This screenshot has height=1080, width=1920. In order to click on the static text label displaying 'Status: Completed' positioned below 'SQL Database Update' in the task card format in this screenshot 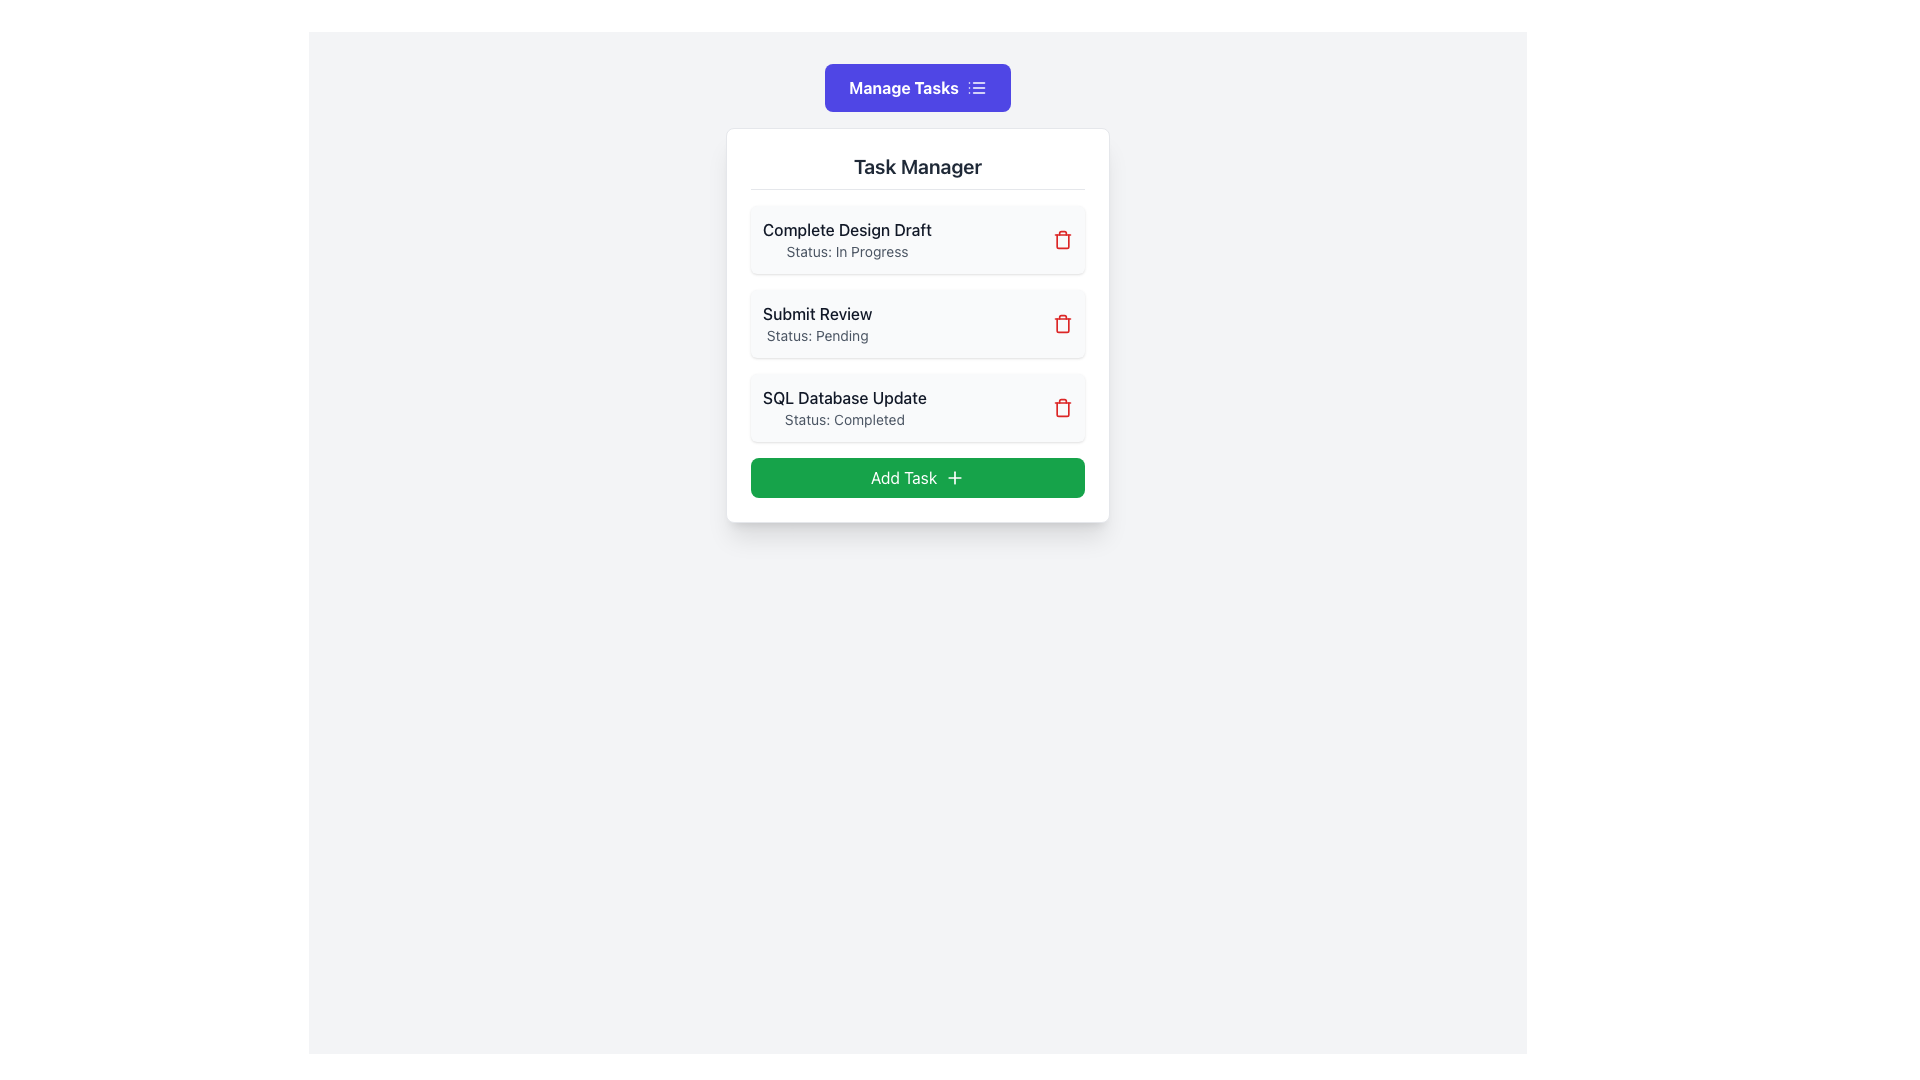, I will do `click(844, 419)`.